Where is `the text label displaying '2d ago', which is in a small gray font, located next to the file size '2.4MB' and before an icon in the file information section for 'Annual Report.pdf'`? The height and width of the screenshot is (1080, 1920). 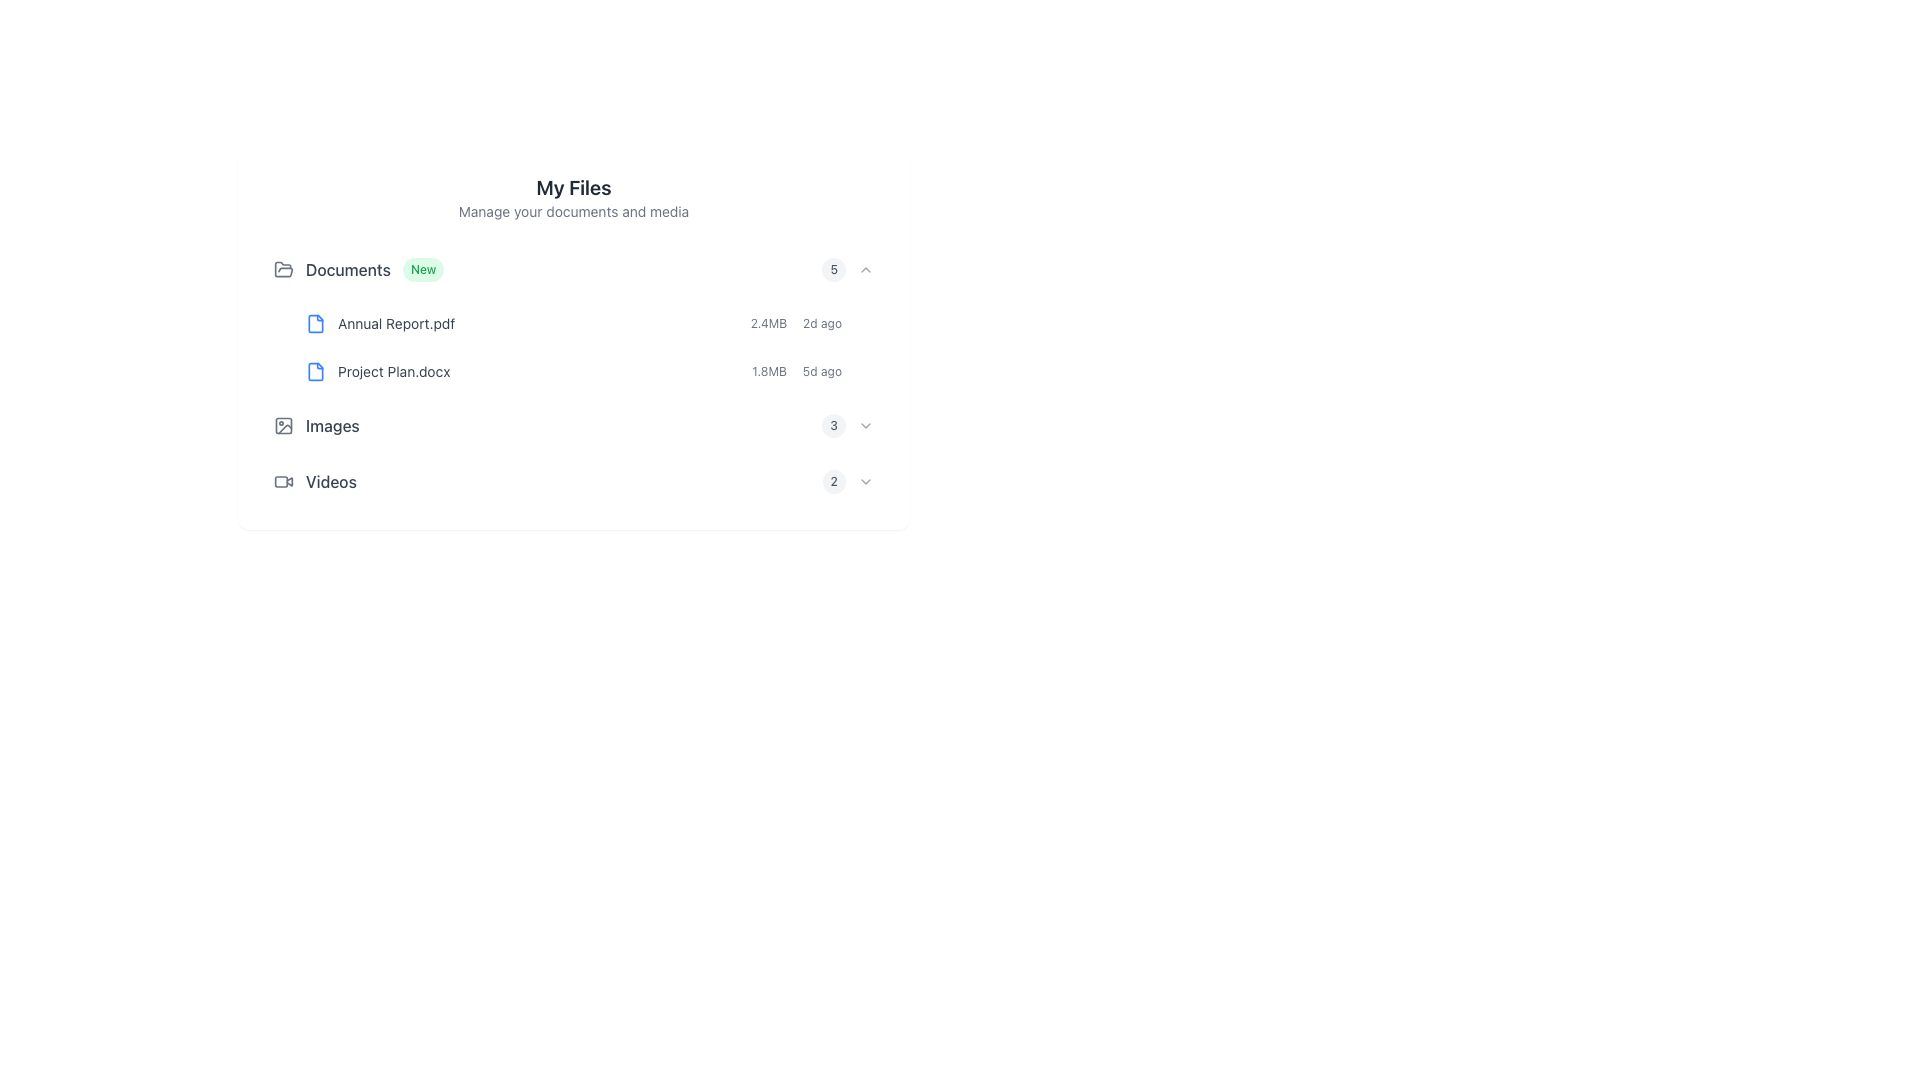
the text label displaying '2d ago', which is in a small gray font, located next to the file size '2.4MB' and before an icon in the file information section for 'Annual Report.pdf' is located at coordinates (822, 323).